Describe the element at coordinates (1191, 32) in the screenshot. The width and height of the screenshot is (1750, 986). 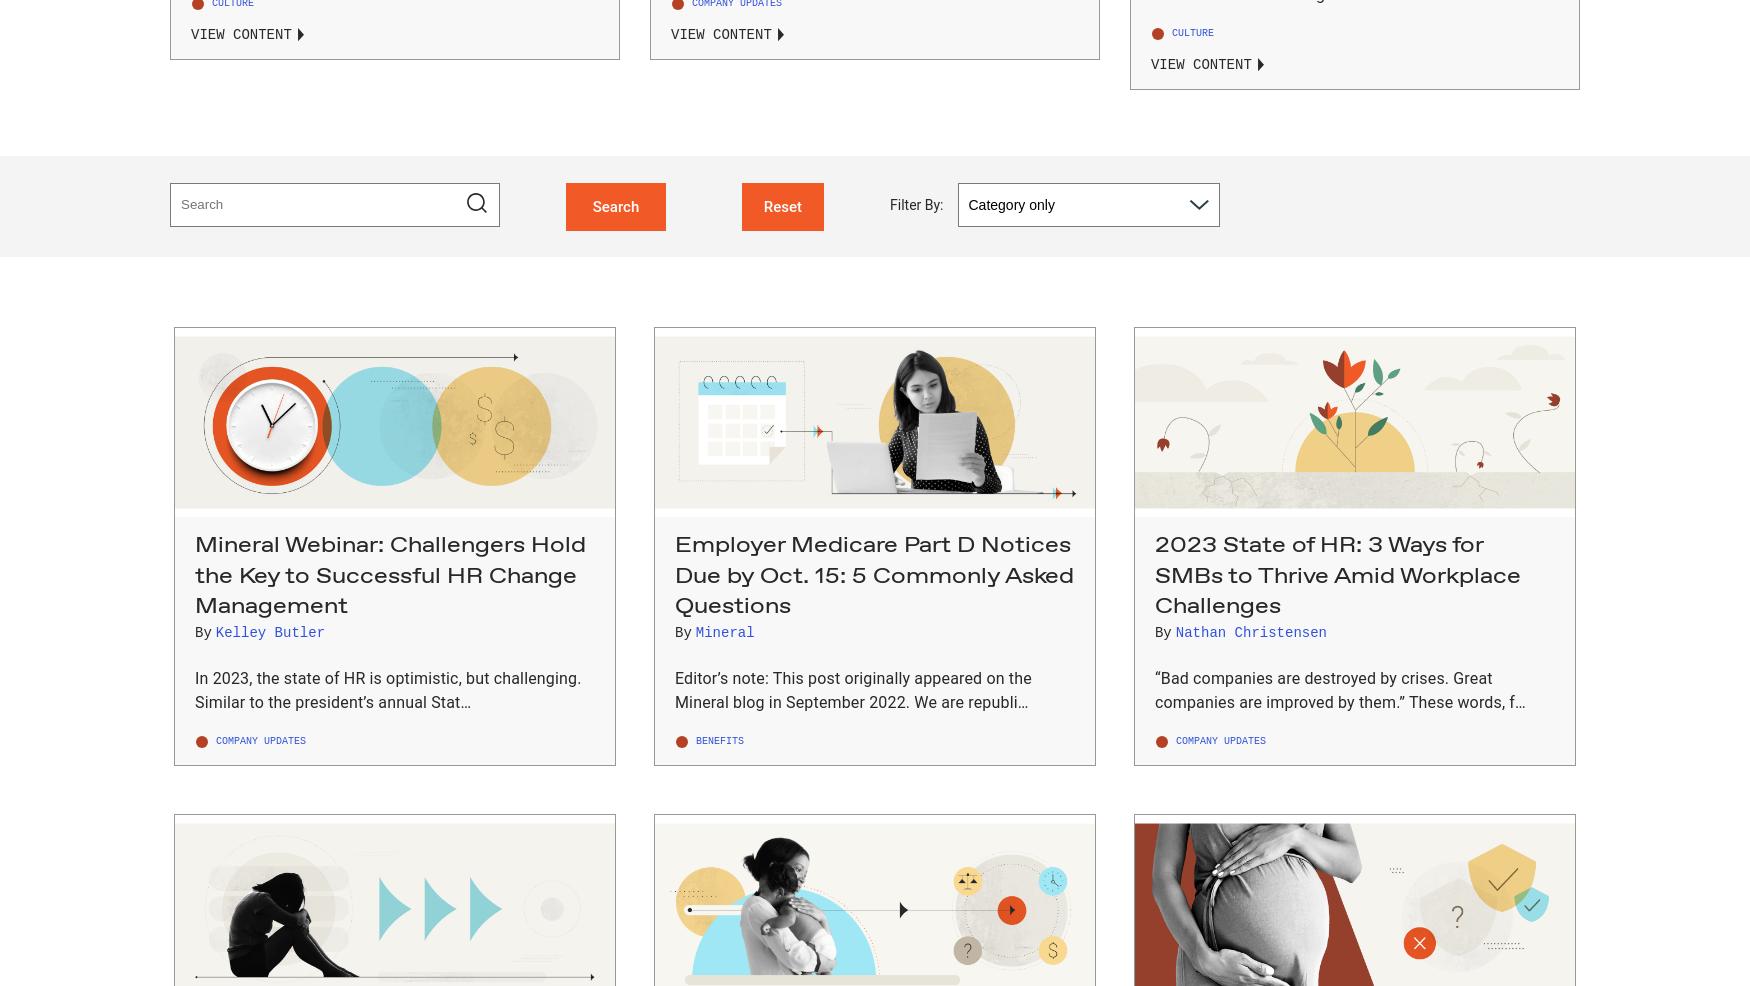
I see `'Culture'` at that location.